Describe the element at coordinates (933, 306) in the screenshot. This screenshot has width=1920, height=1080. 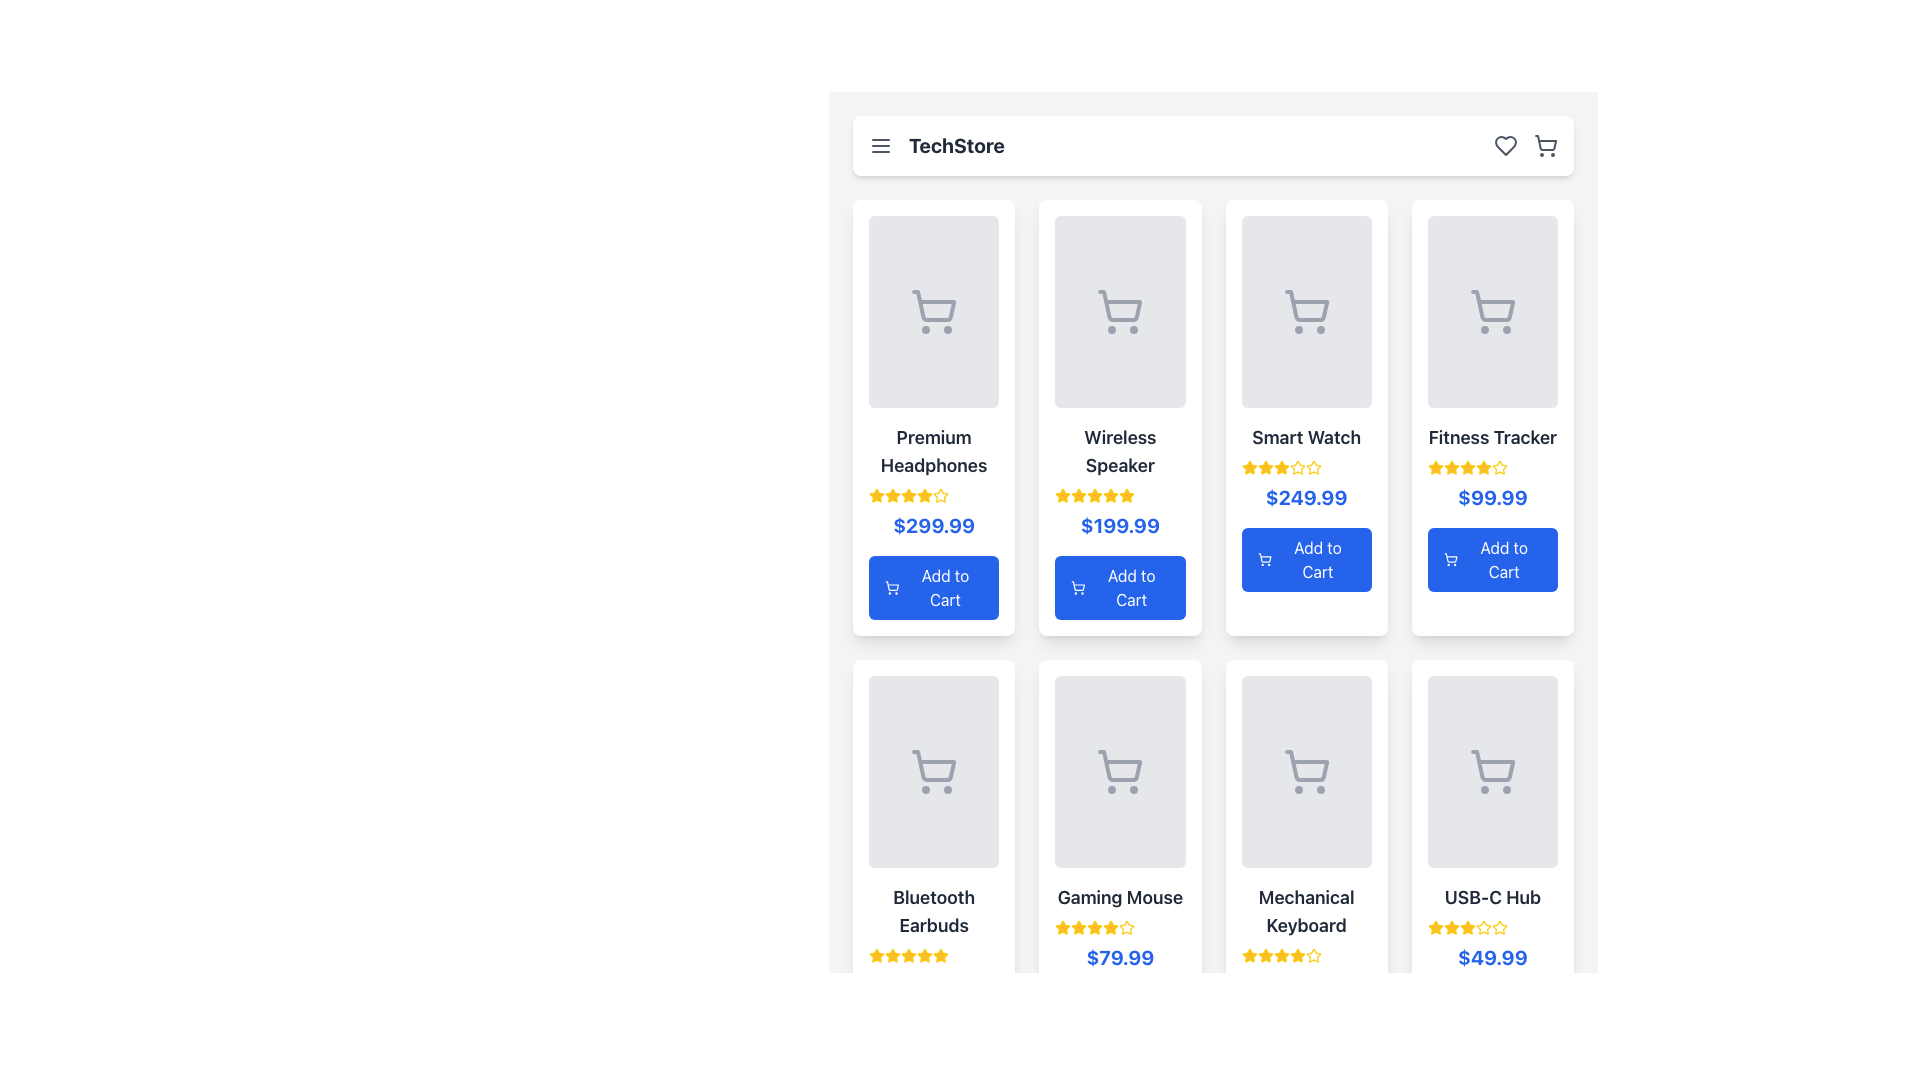
I see `the shopping cart icon located at the top-center of the first product card above the title 'Premium Headphones'` at that location.